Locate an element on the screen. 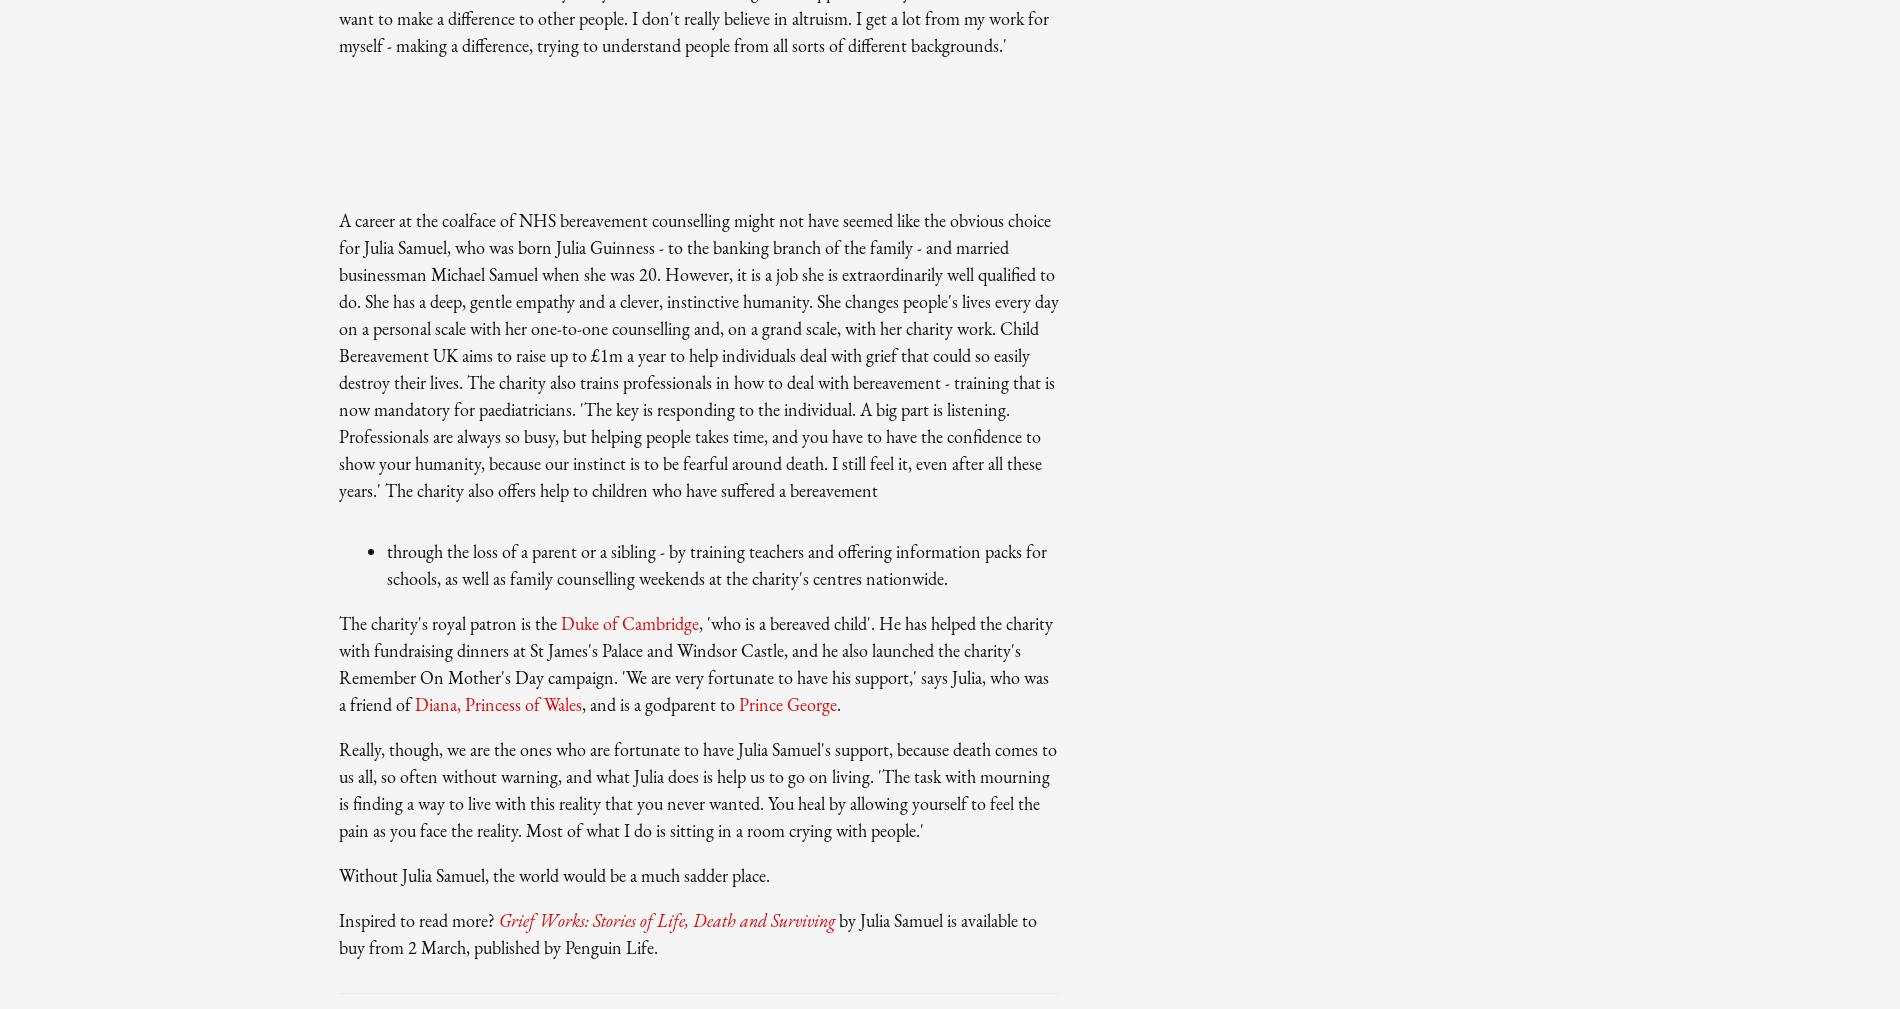 Image resolution: width=1900 pixels, height=1009 pixels. 'Without Julia Samuel, the world would be a much sadder place.' is located at coordinates (337, 874).